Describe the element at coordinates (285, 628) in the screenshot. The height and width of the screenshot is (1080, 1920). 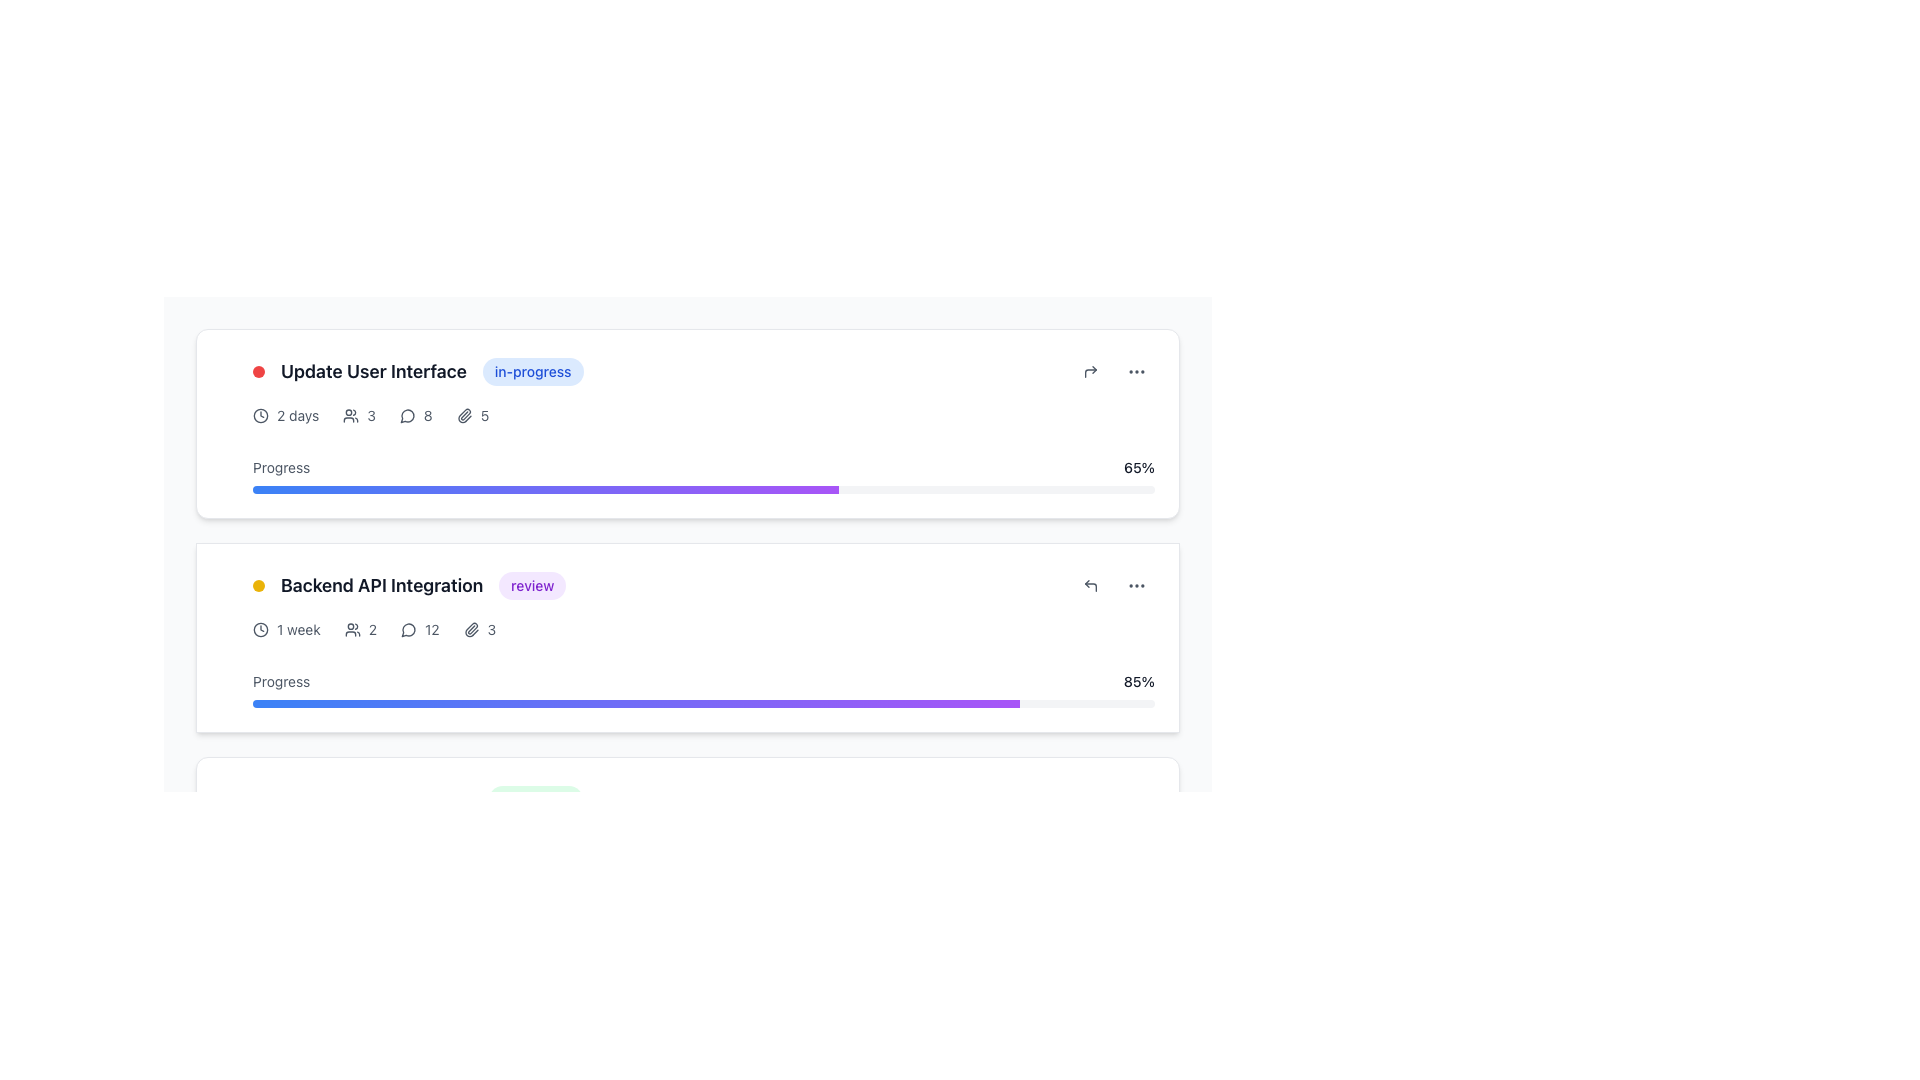
I see `the informational Text and Icon Pair indicating the duration of the task within the 'Backend API Integration' task card` at that location.